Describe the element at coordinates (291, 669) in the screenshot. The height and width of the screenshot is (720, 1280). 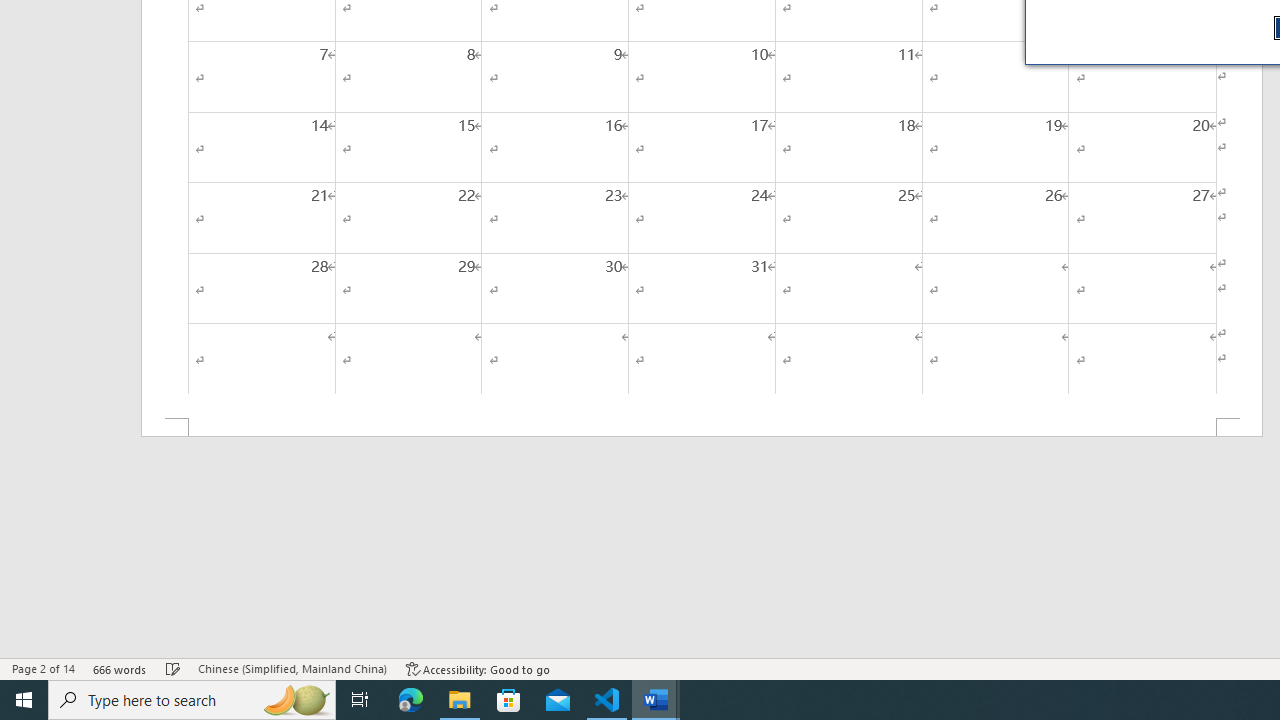
I see `'Language Chinese (Simplified, Mainland China)'` at that location.